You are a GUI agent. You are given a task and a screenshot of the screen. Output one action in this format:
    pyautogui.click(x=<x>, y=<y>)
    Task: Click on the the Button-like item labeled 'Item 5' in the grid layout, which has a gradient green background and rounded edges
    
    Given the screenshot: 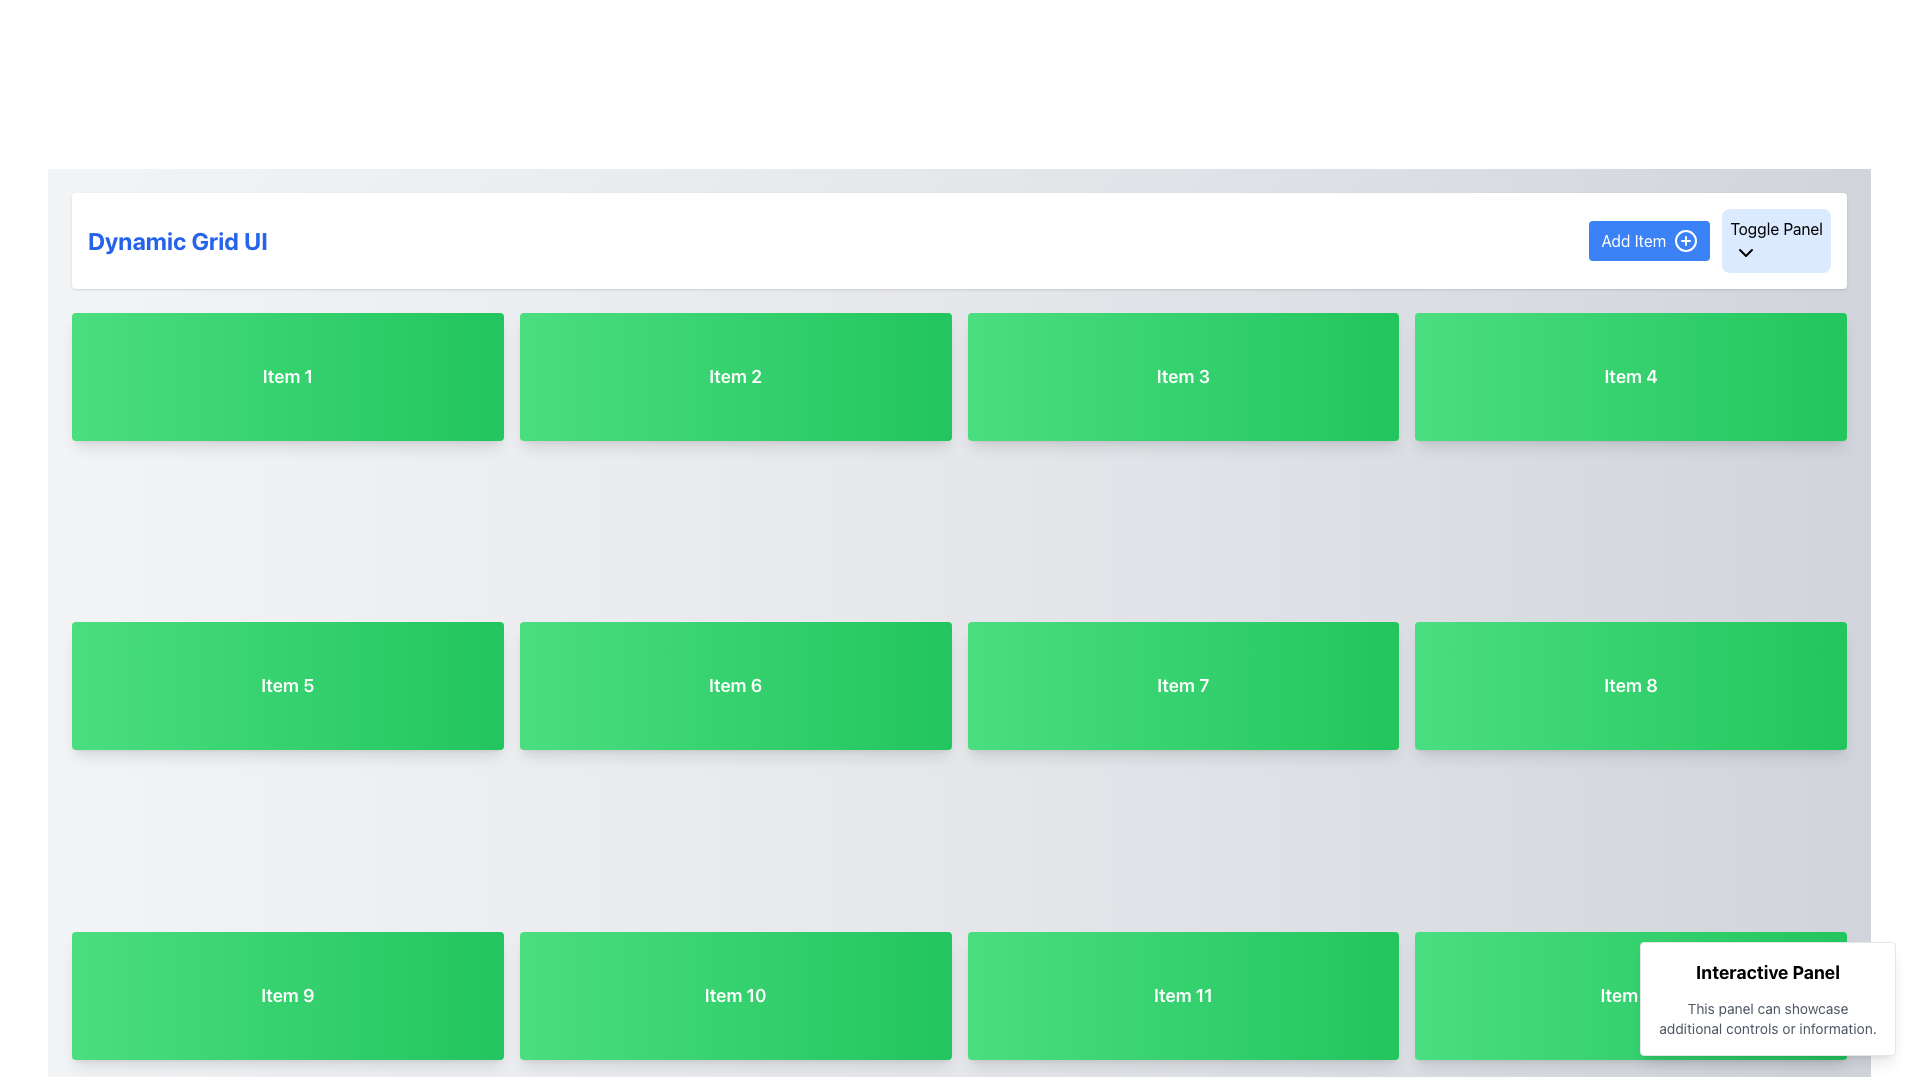 What is the action you would take?
    pyautogui.click(x=286, y=685)
    